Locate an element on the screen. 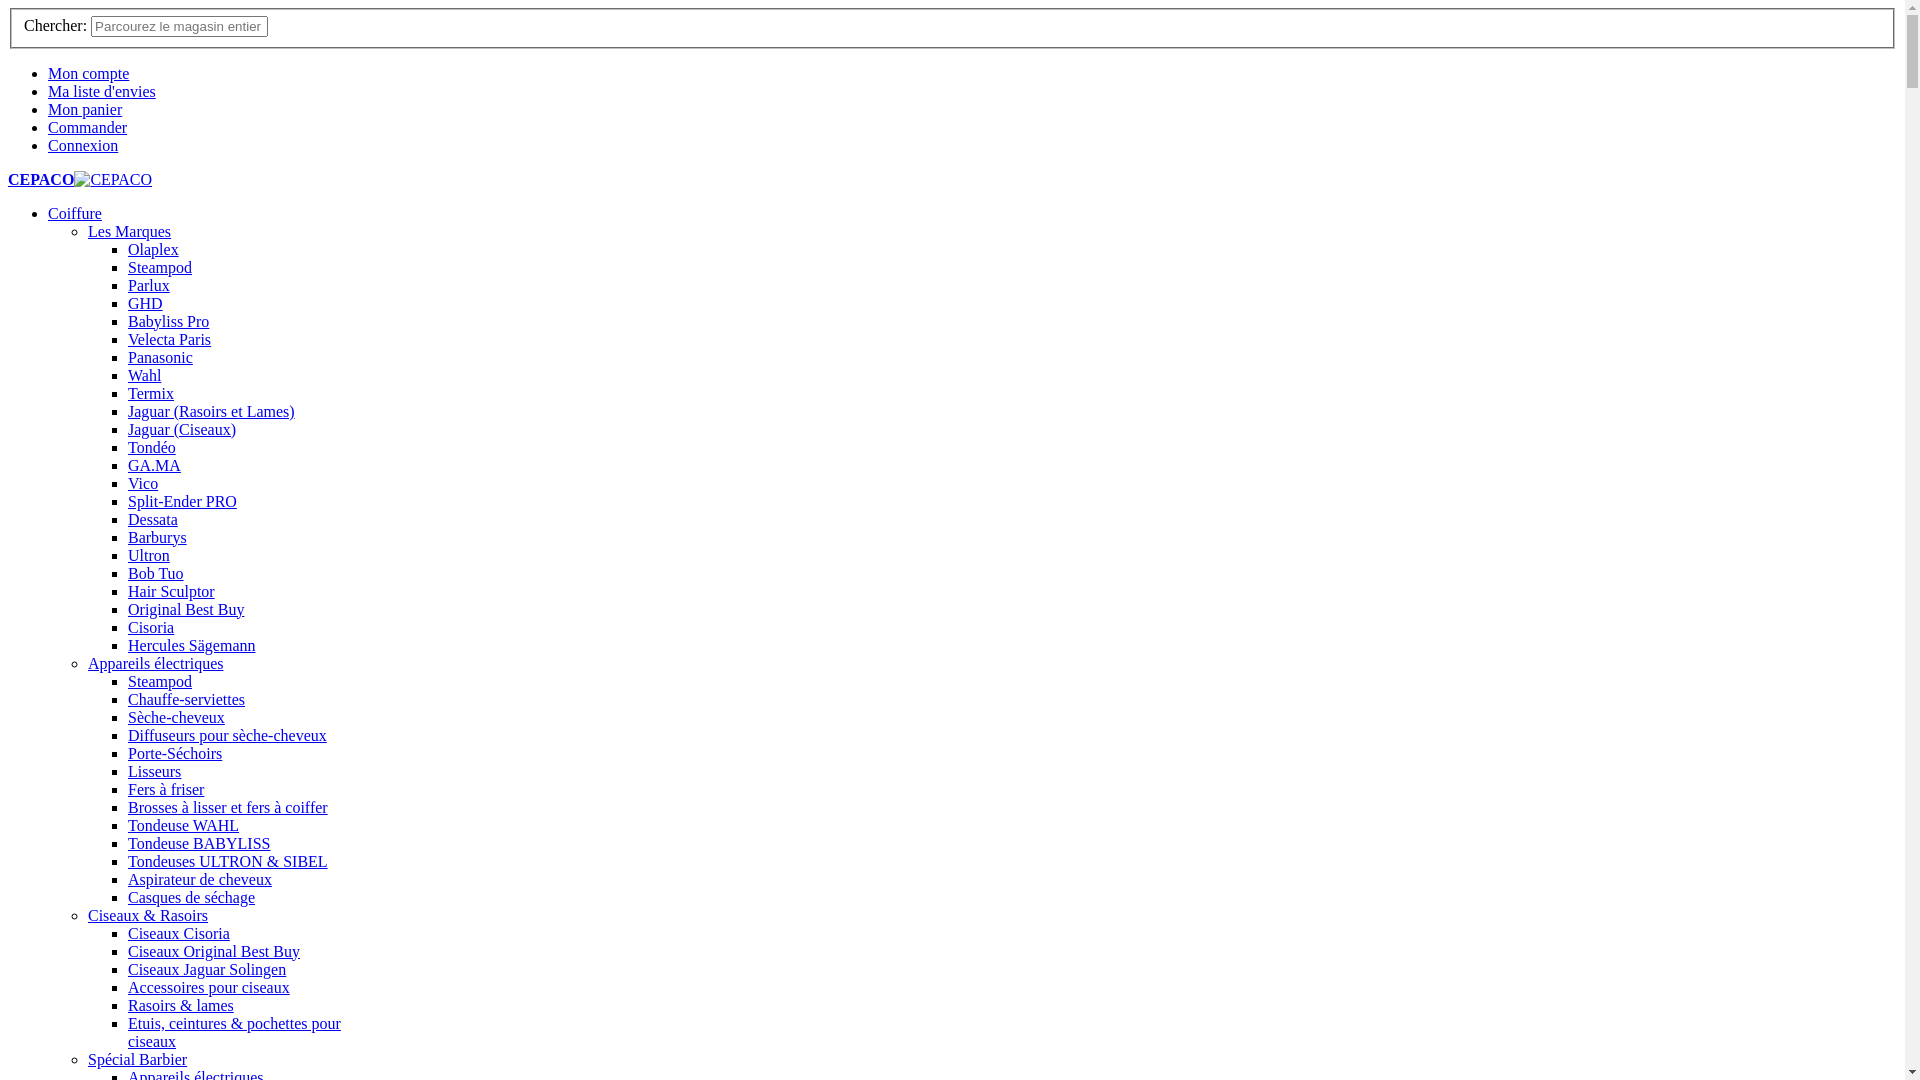 This screenshot has width=1920, height=1080. 'Ciseaux Original Best Buy' is located at coordinates (214, 950).